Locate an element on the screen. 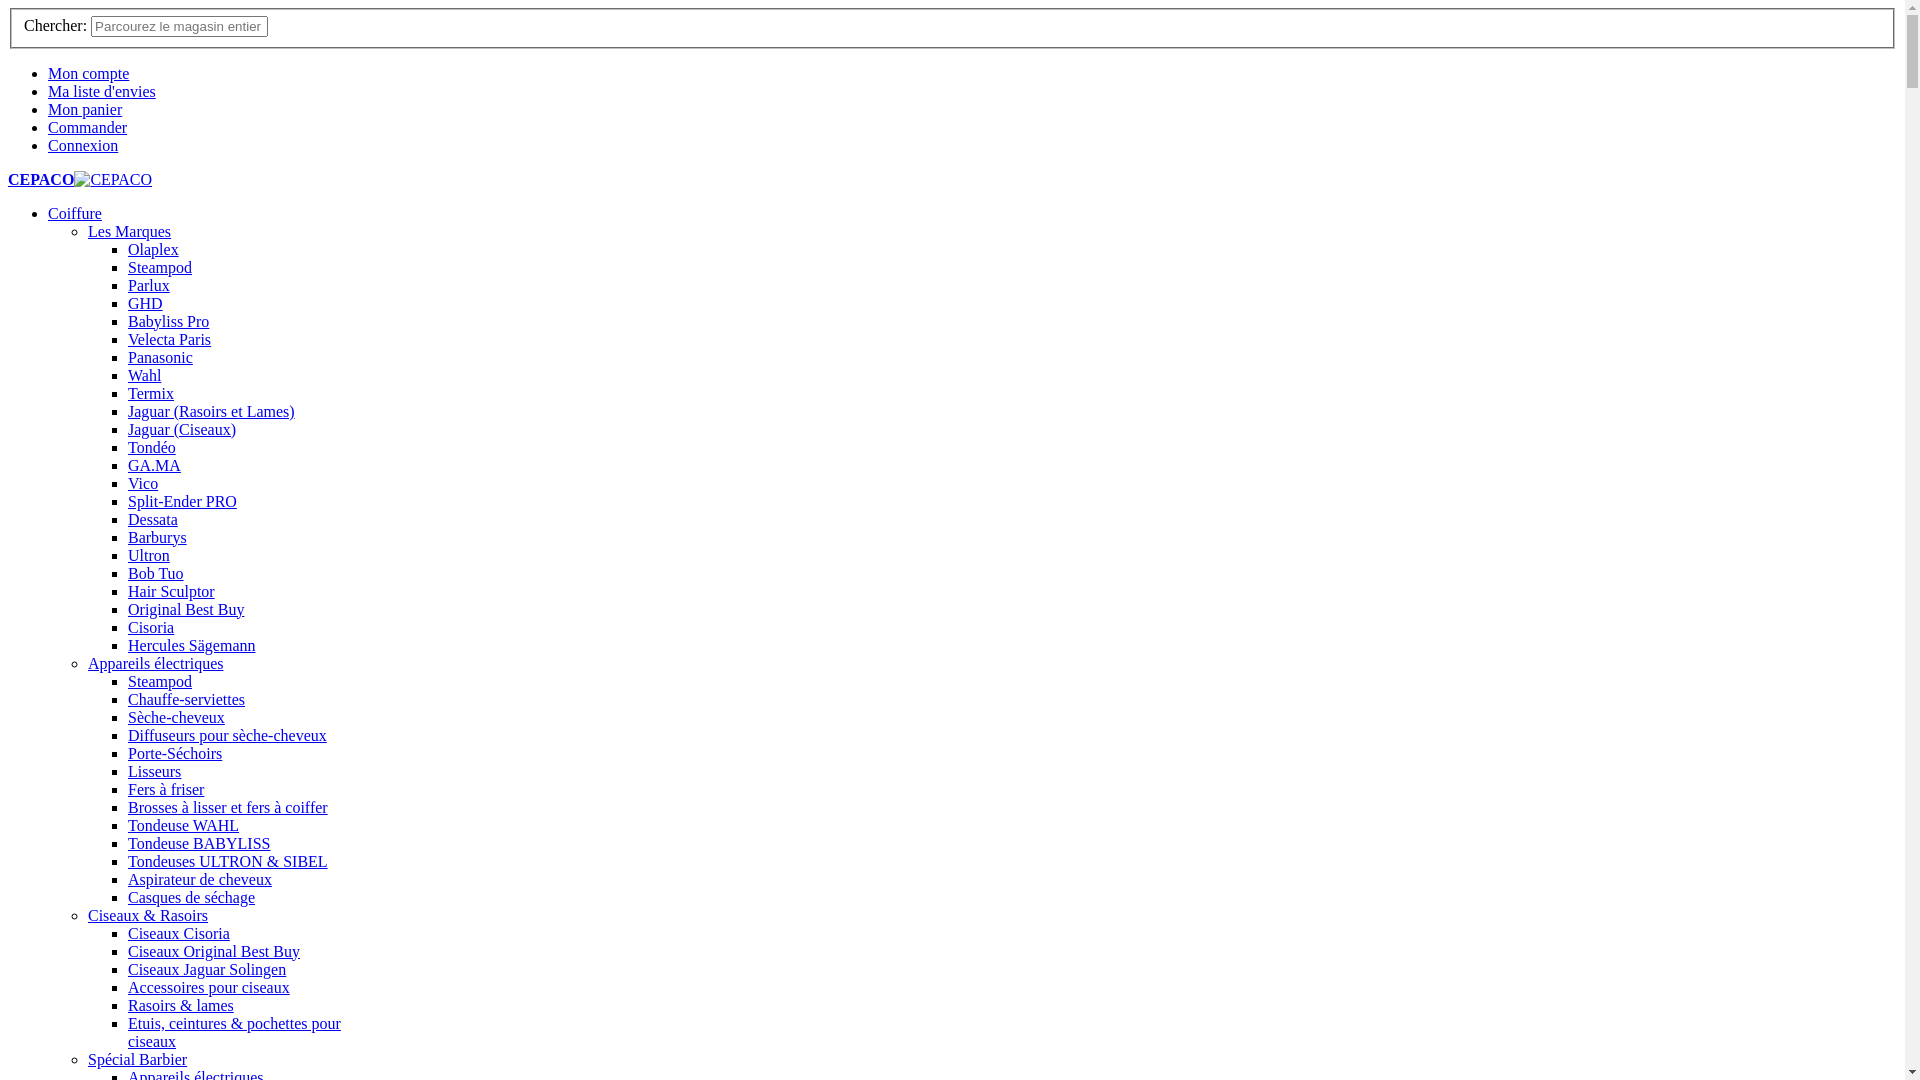 This screenshot has width=1920, height=1080. 'Ciseaux Original Best Buy' is located at coordinates (214, 950).